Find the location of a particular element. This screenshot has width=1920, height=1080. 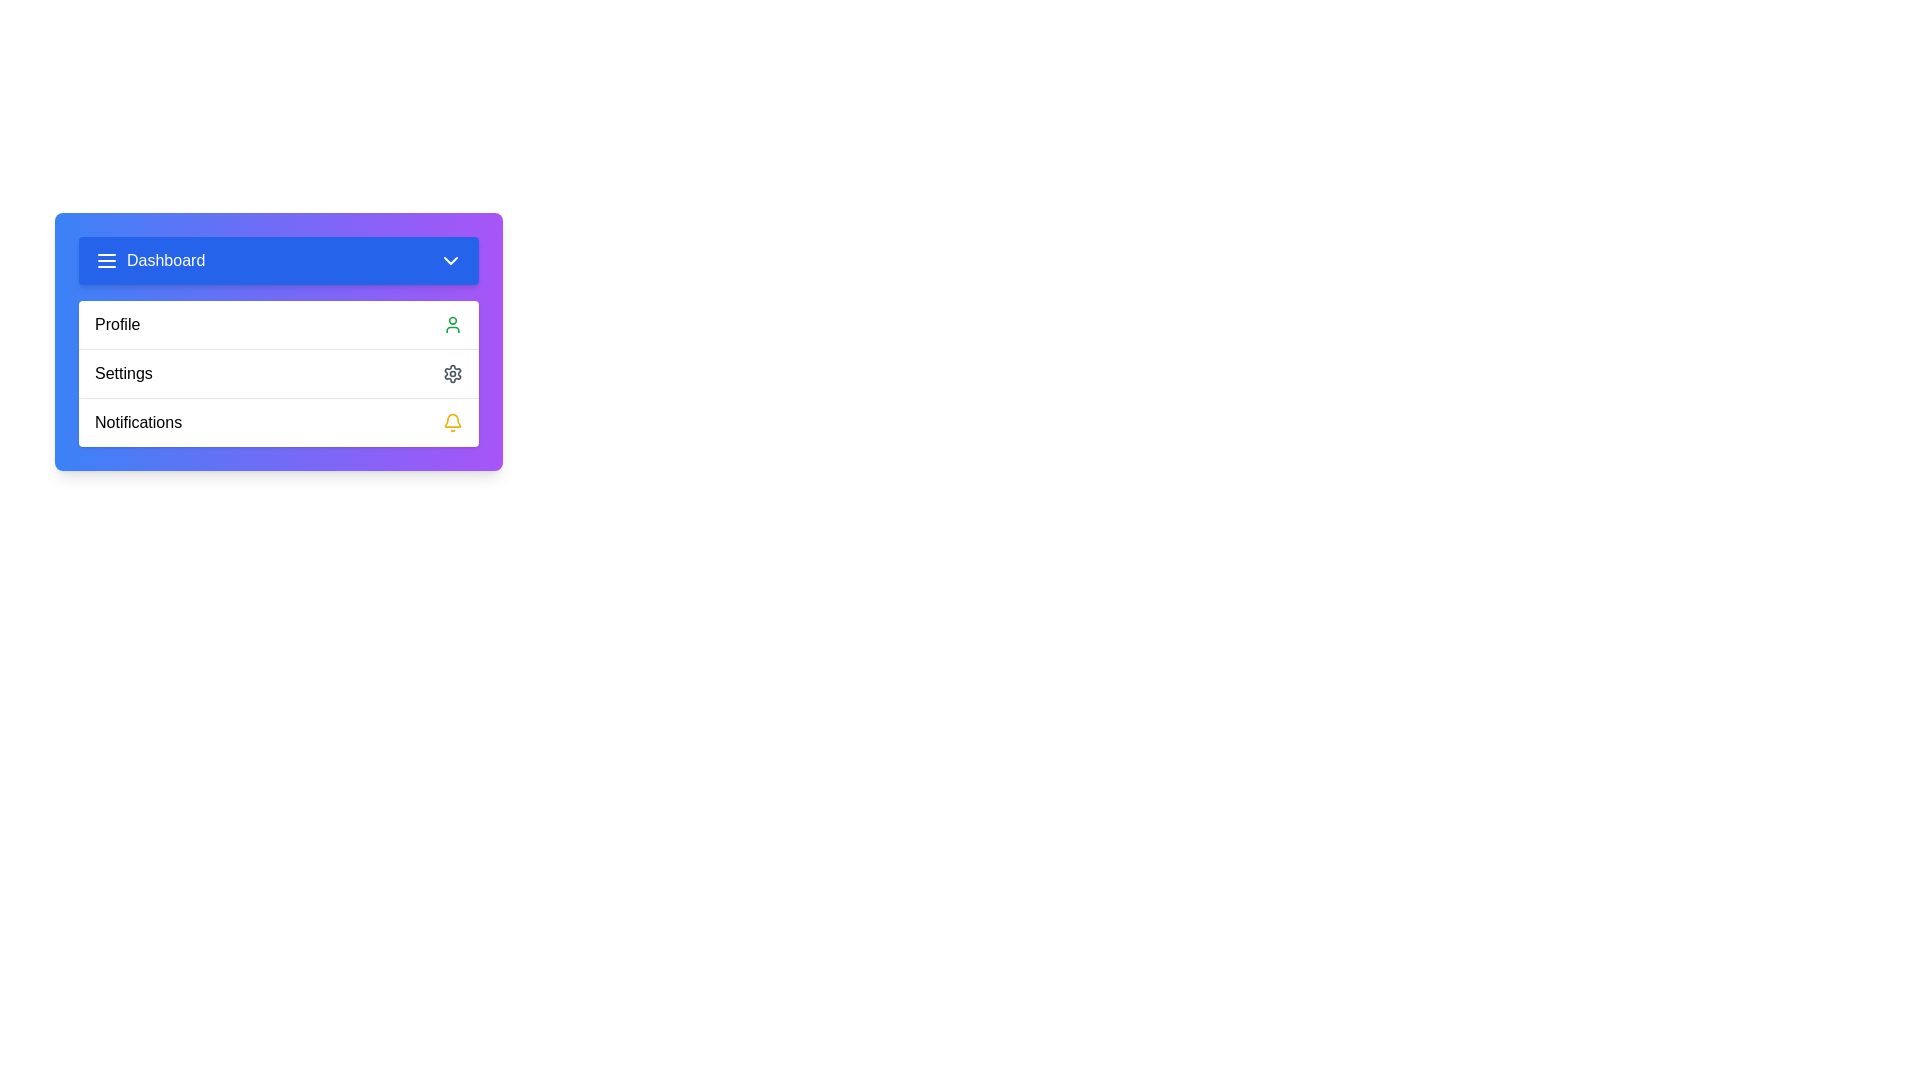

the menu item Settings is located at coordinates (277, 373).